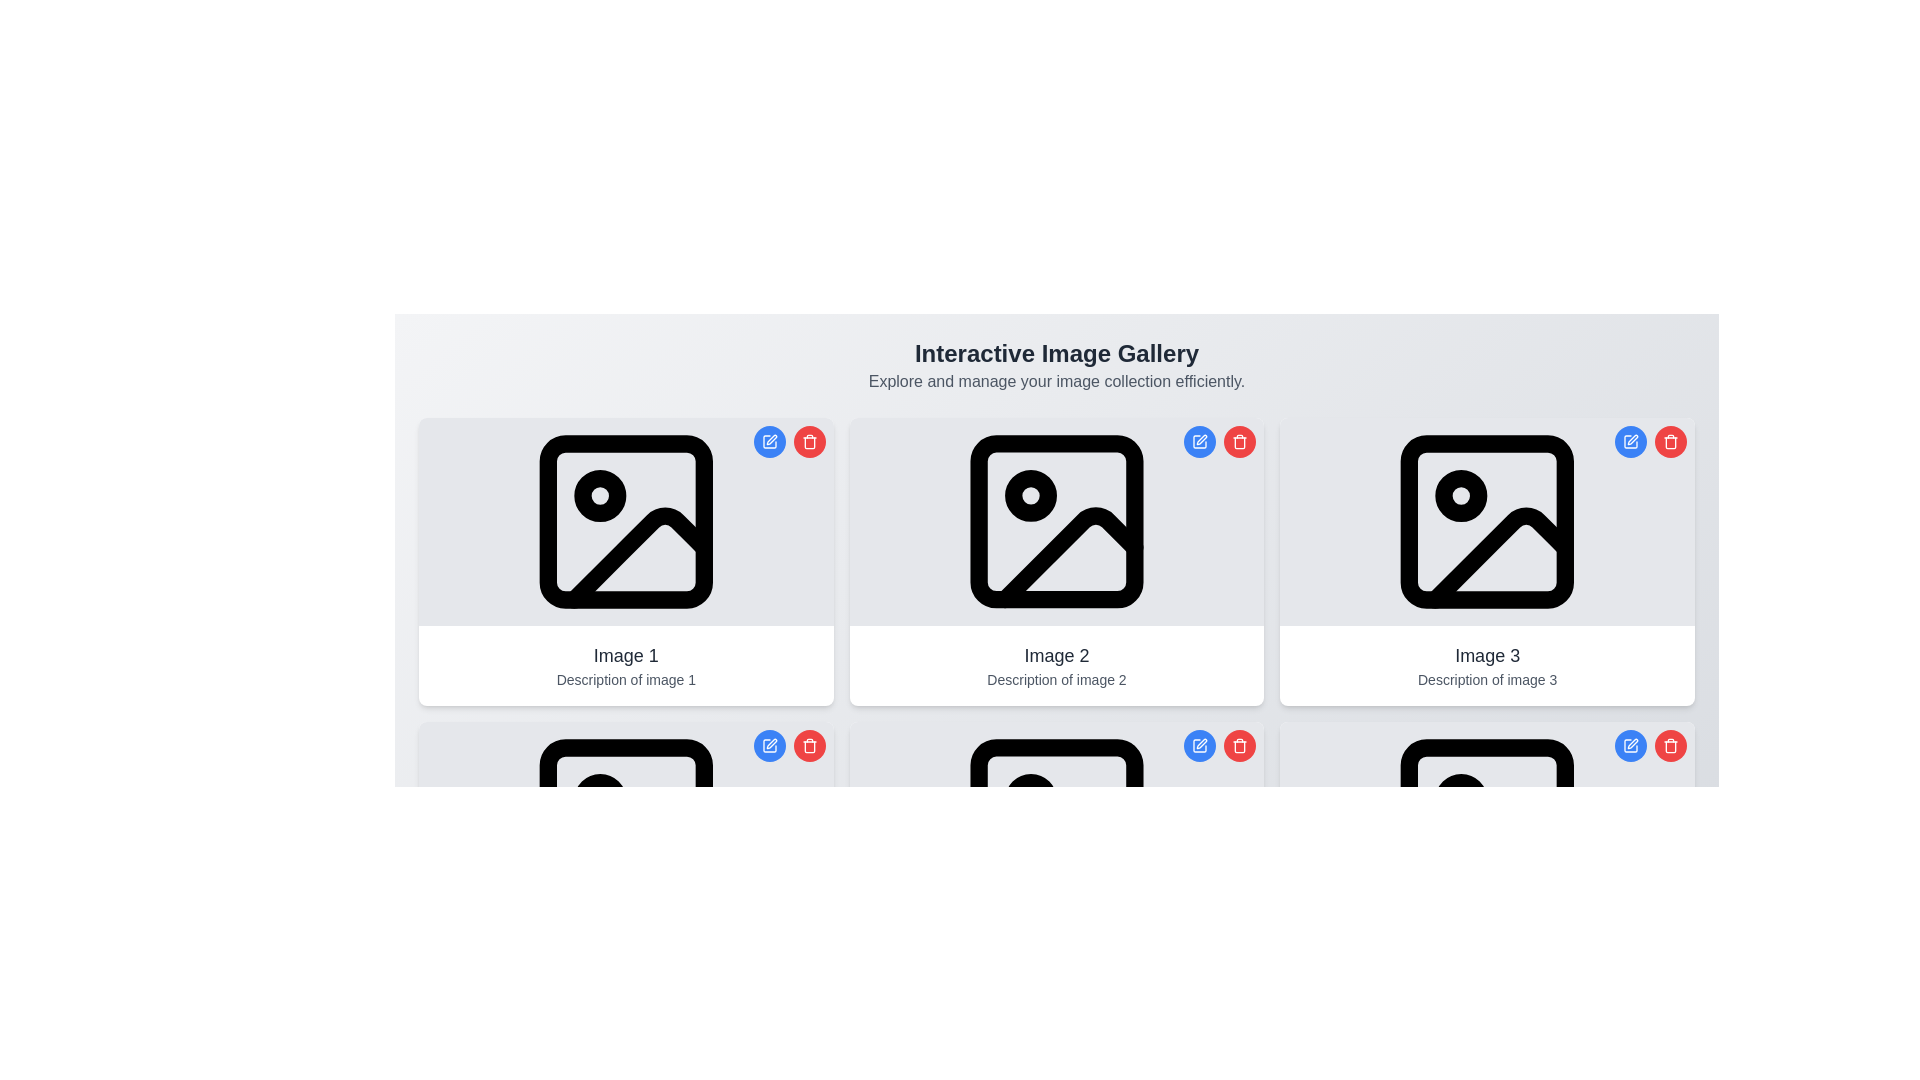  What do you see at coordinates (1238, 745) in the screenshot?
I see `the delete icon located within the red circular button at the top-right corner of the card representing 'Image 2' in the gallery` at bounding box center [1238, 745].